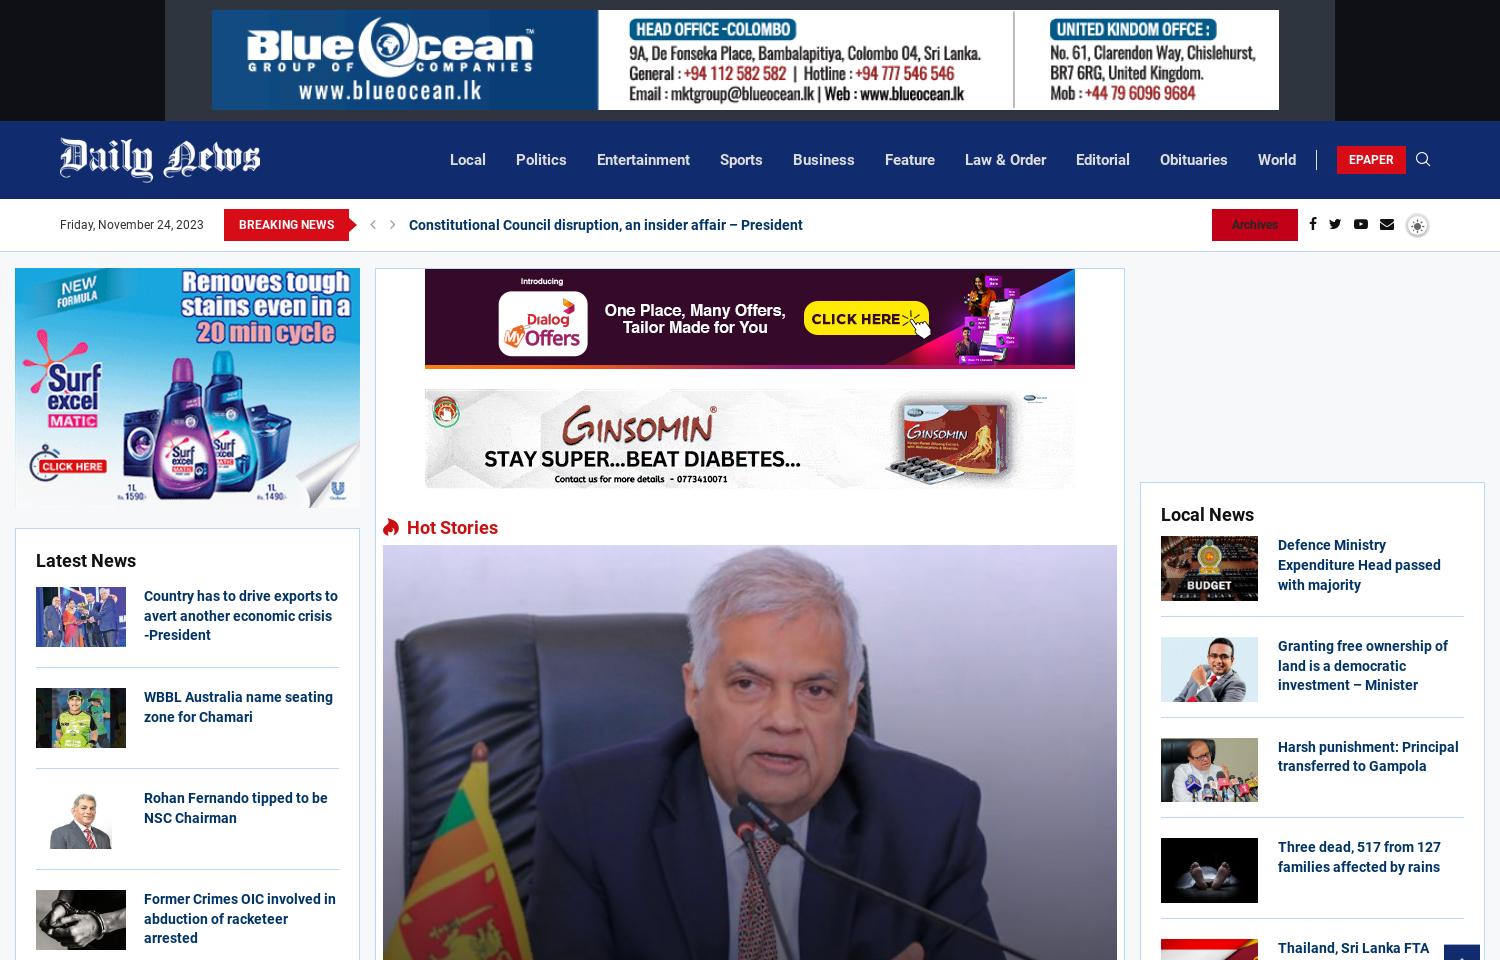 Image resolution: width=1500 pixels, height=960 pixels. I want to click on 'Defence Ministry Expenditure Head passed with majority', so click(1357, 564).